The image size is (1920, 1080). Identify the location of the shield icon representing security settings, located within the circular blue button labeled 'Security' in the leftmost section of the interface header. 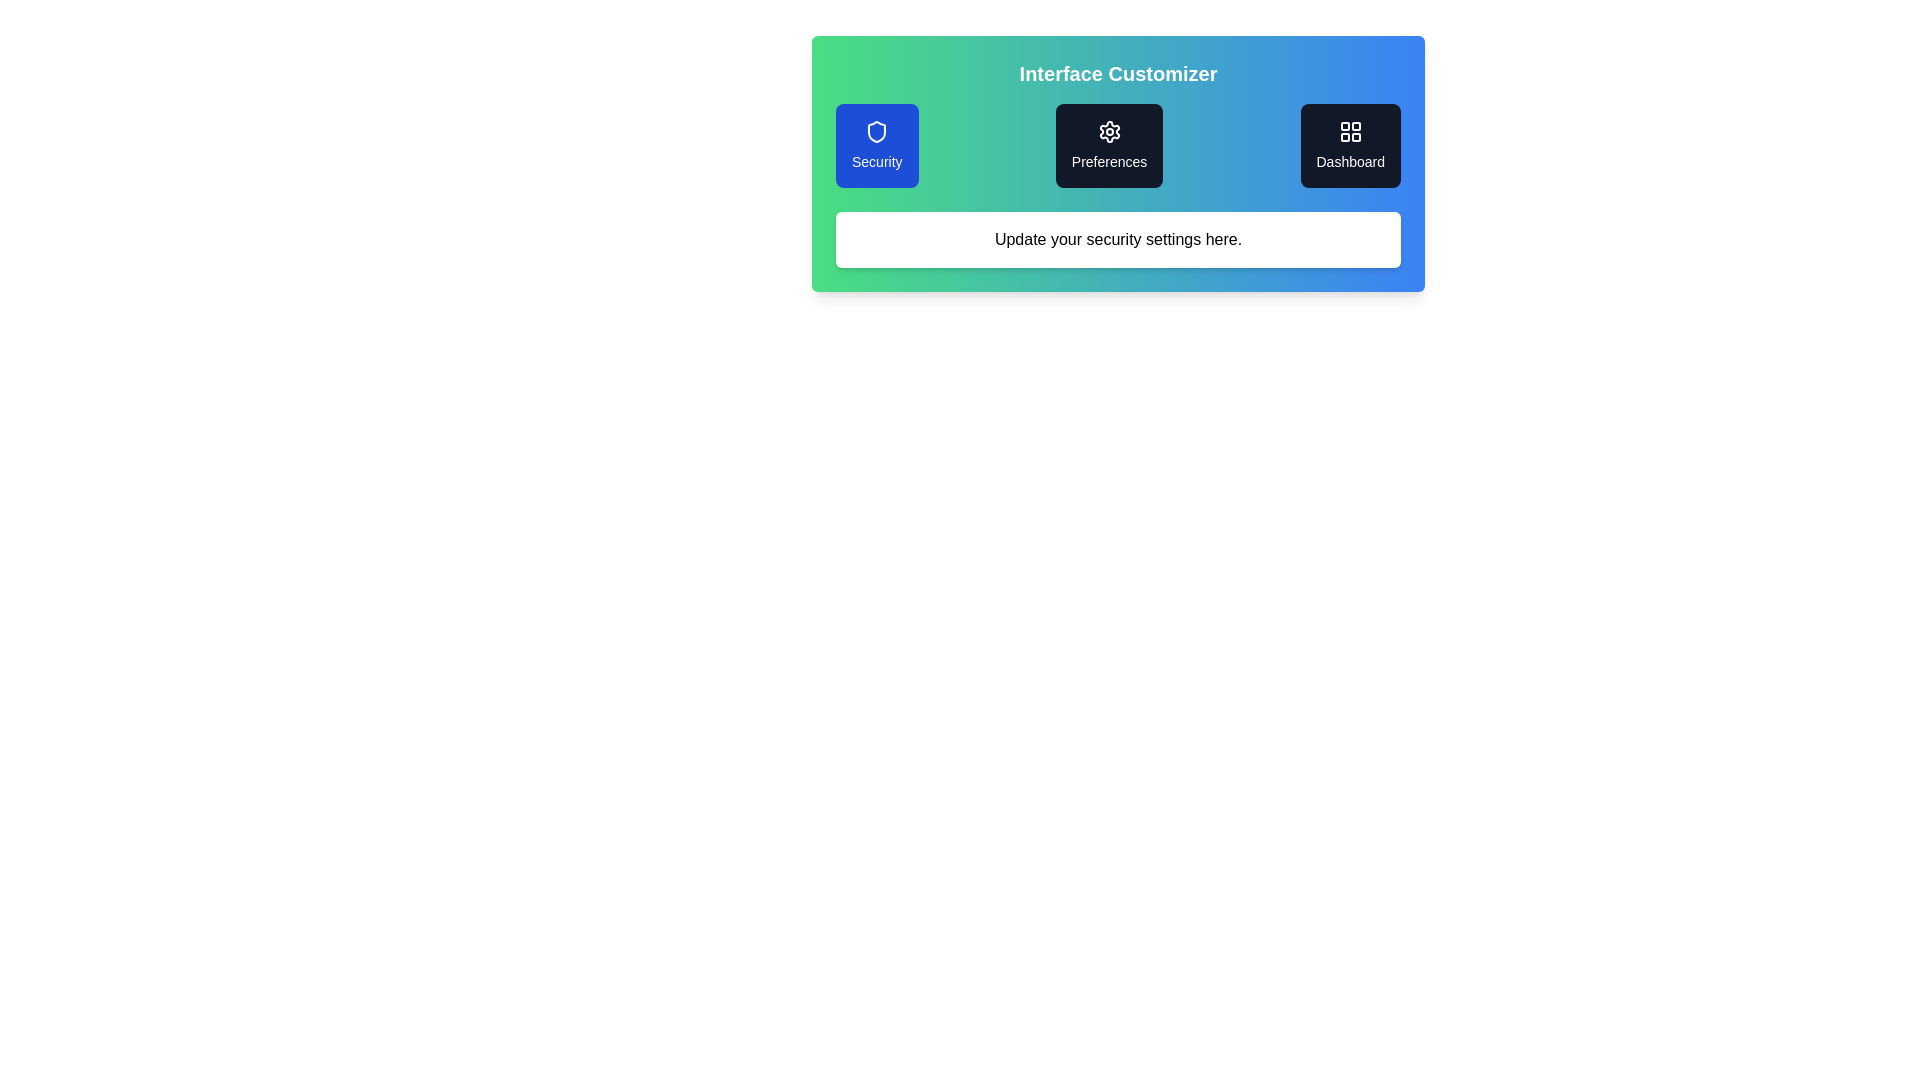
(877, 131).